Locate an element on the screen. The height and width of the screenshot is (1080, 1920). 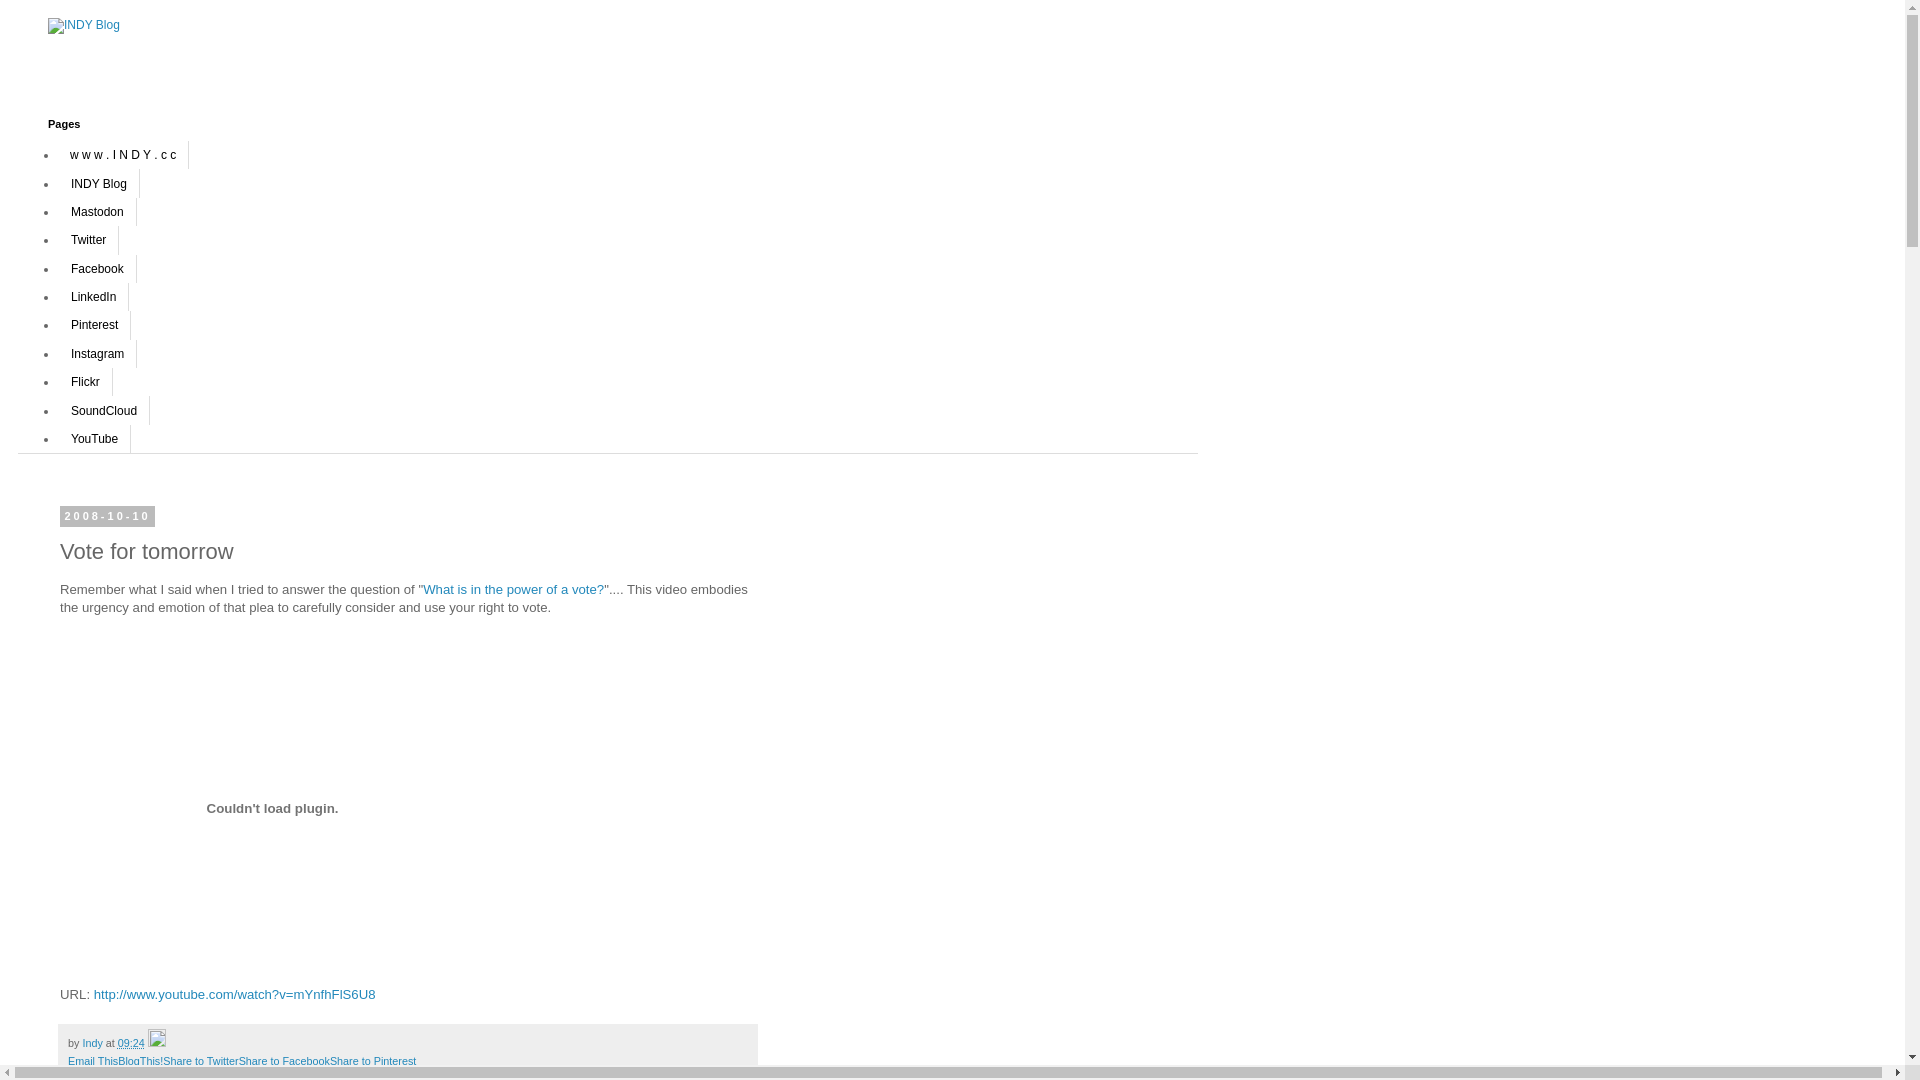
'What is in the power of a vote?' is located at coordinates (513, 588).